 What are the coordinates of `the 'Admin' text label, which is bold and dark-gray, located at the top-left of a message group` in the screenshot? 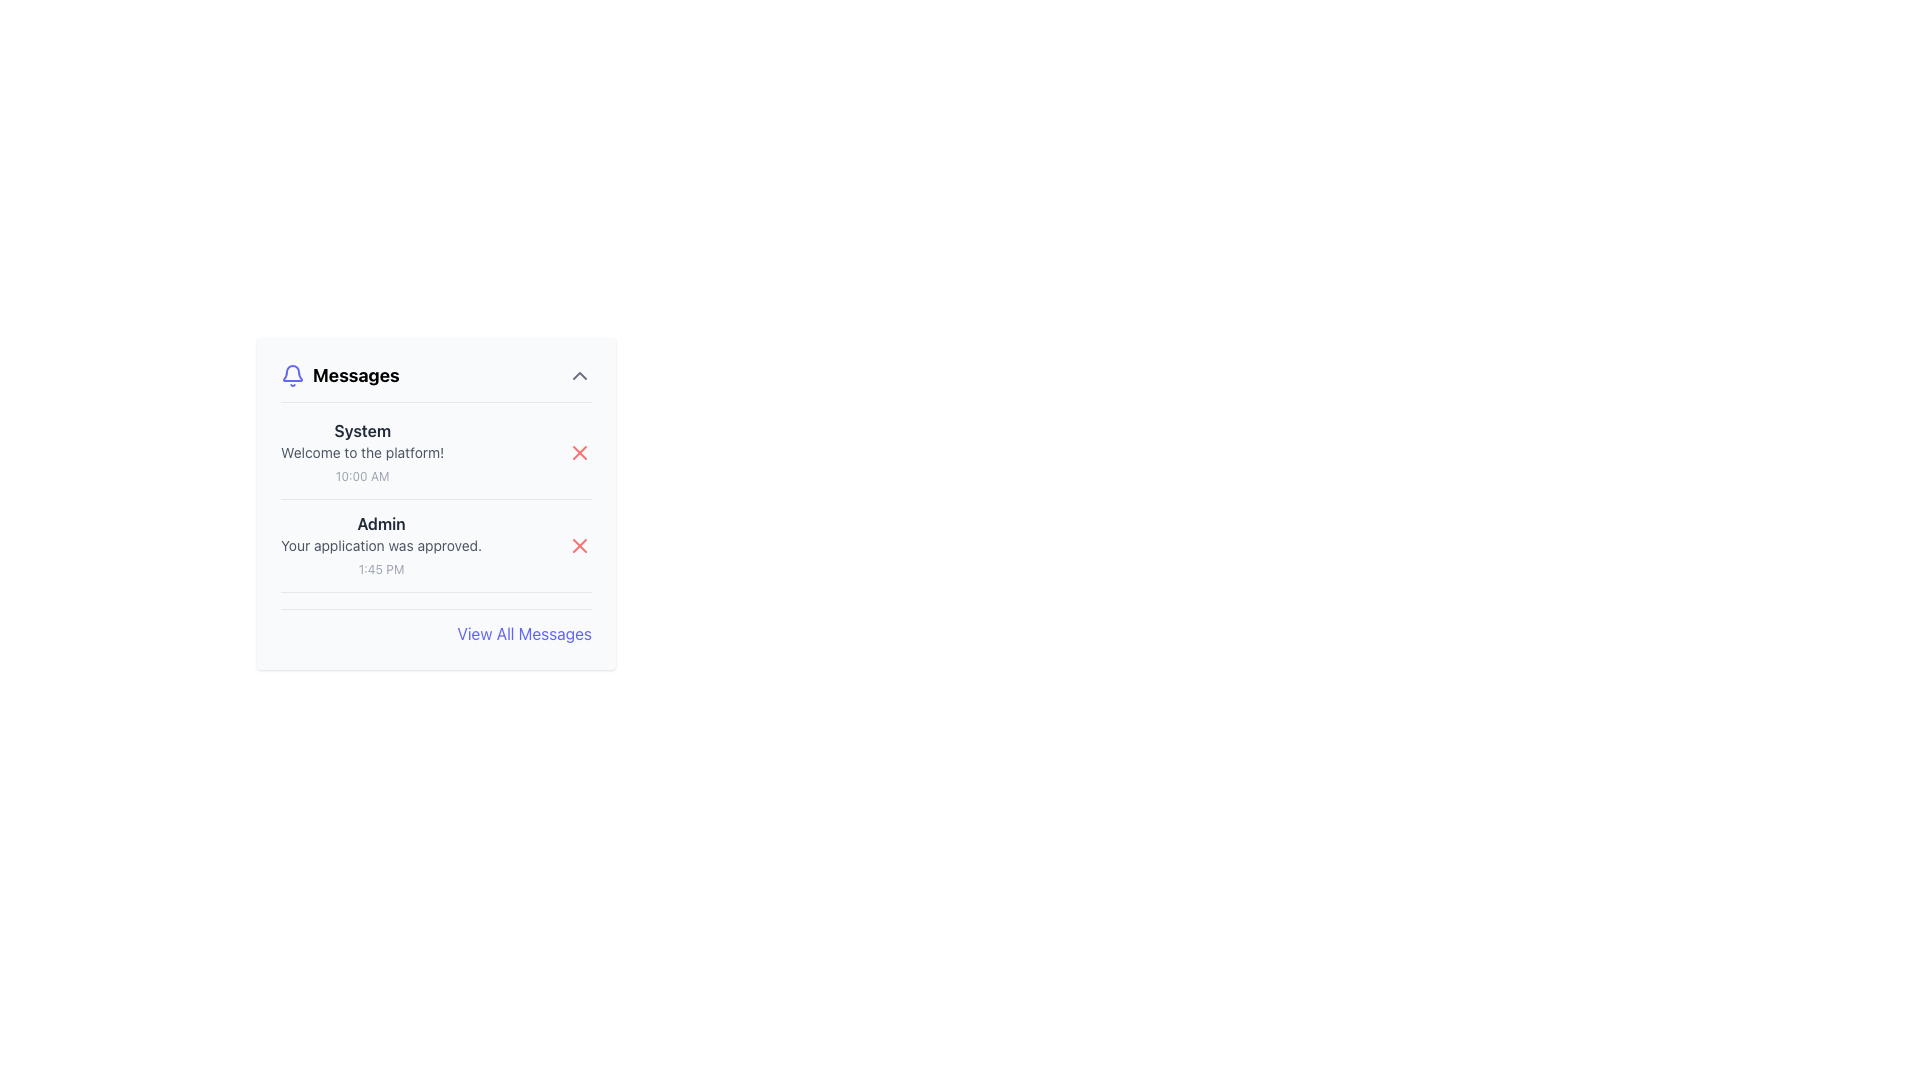 It's located at (381, 523).